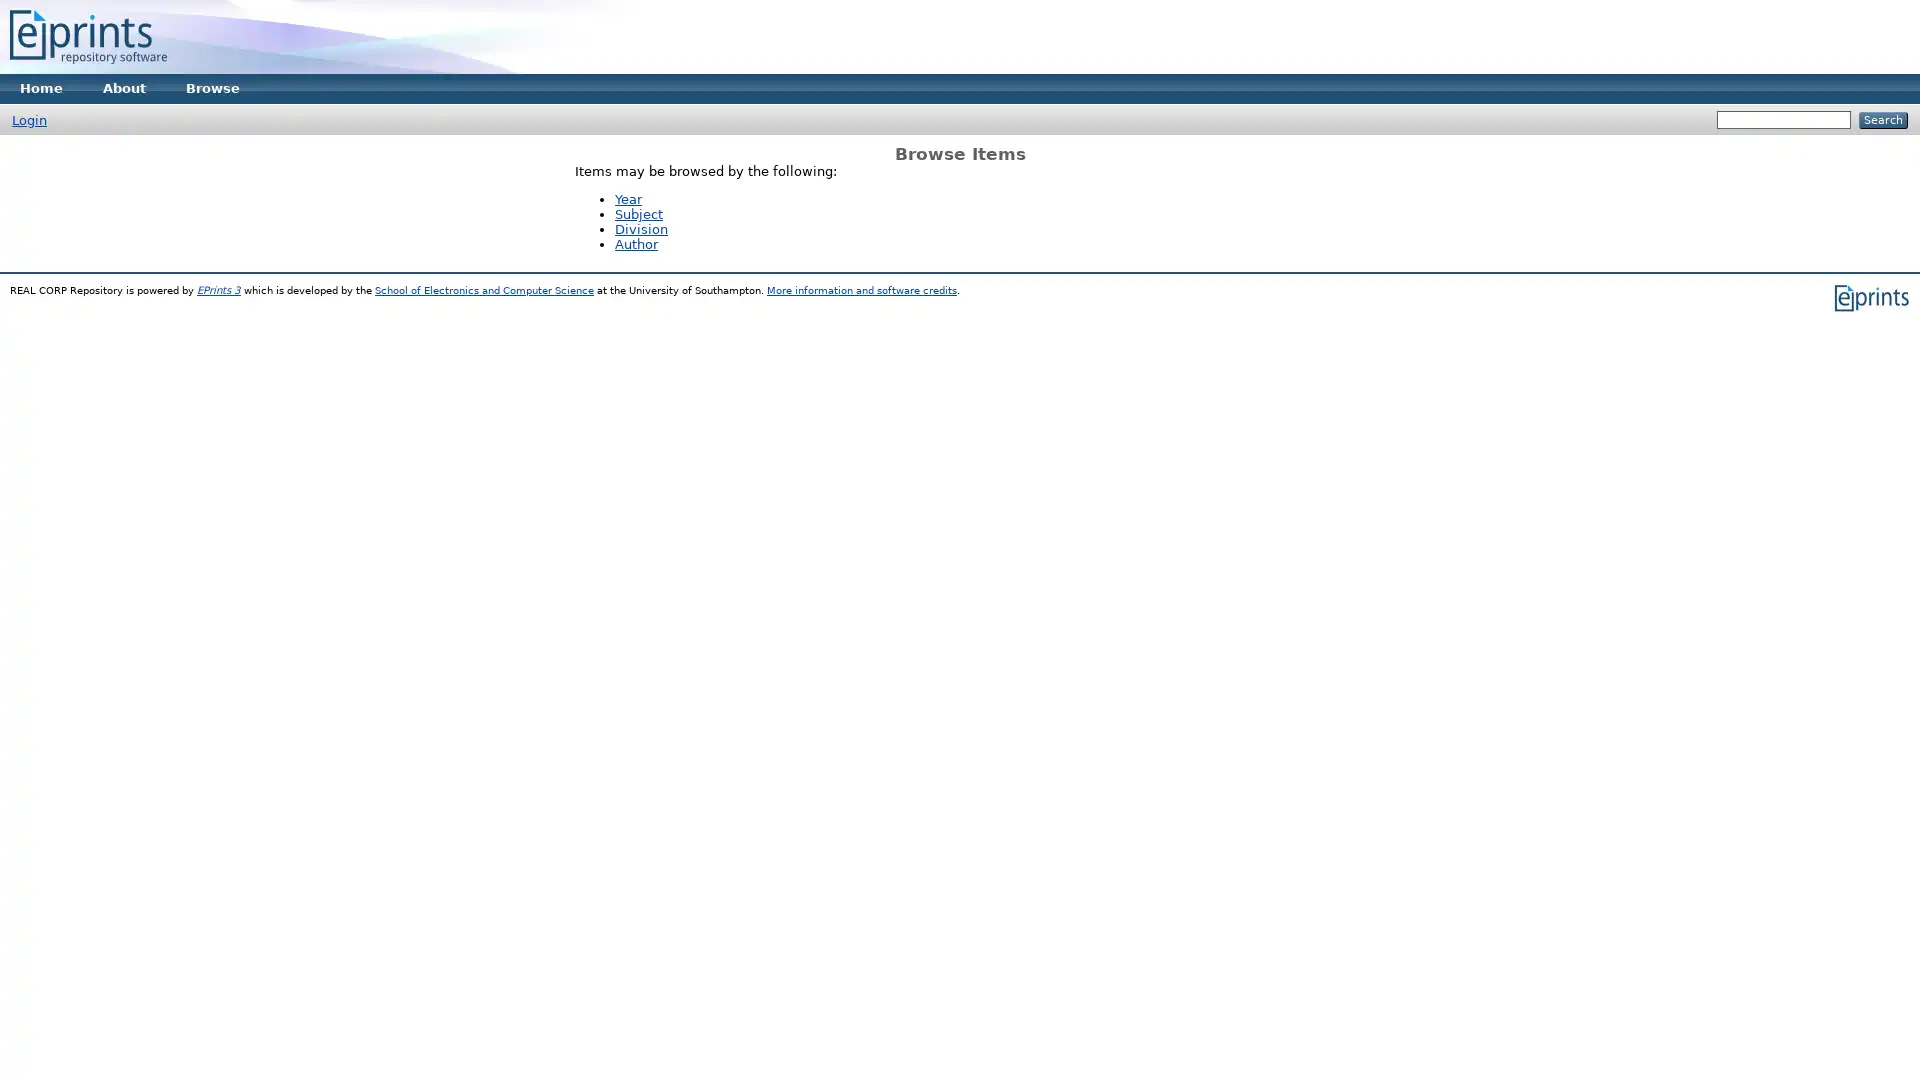 The height and width of the screenshot is (1080, 1920). Describe the element at coordinates (1882, 120) in the screenshot. I see `Search` at that location.